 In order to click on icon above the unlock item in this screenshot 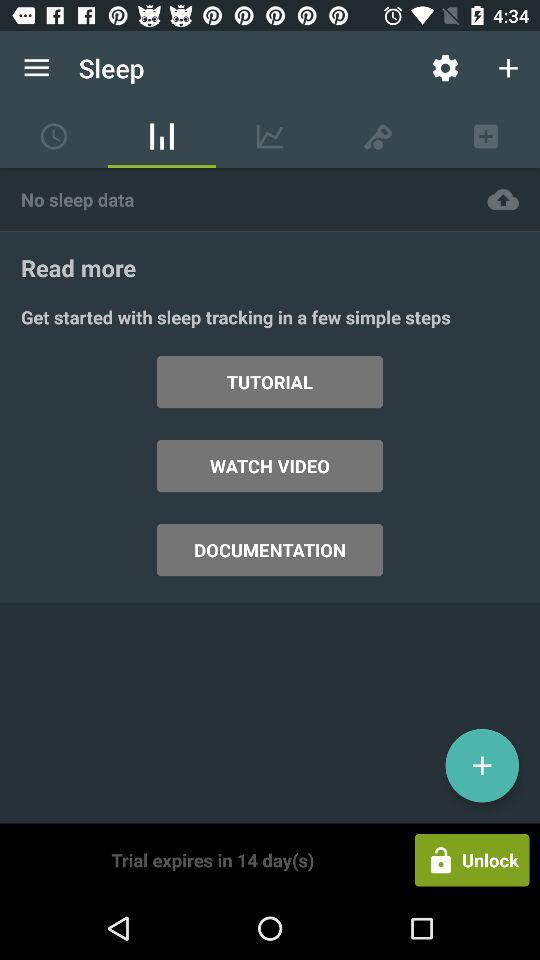, I will do `click(481, 764)`.